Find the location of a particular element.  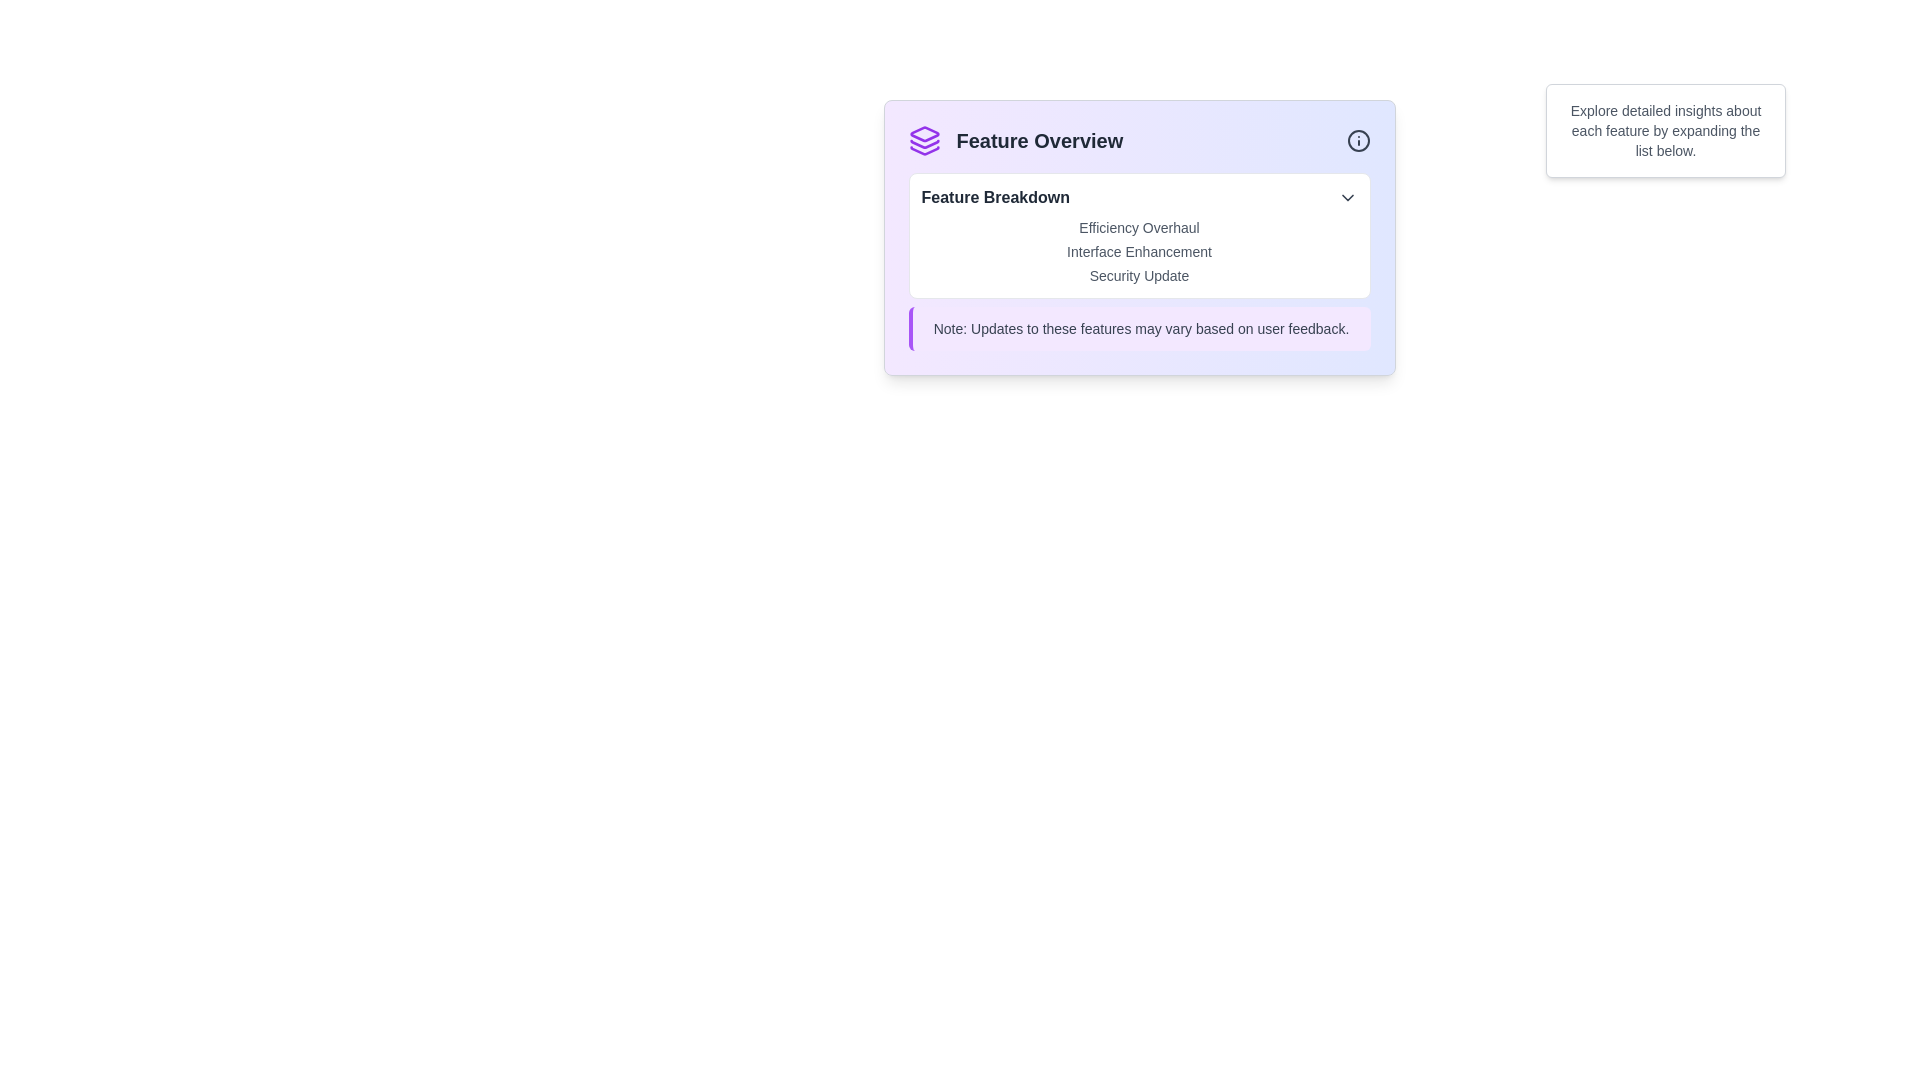

the purple layered icon located to the left of the 'Feature Overview' text to interact with it is located at coordinates (923, 140).